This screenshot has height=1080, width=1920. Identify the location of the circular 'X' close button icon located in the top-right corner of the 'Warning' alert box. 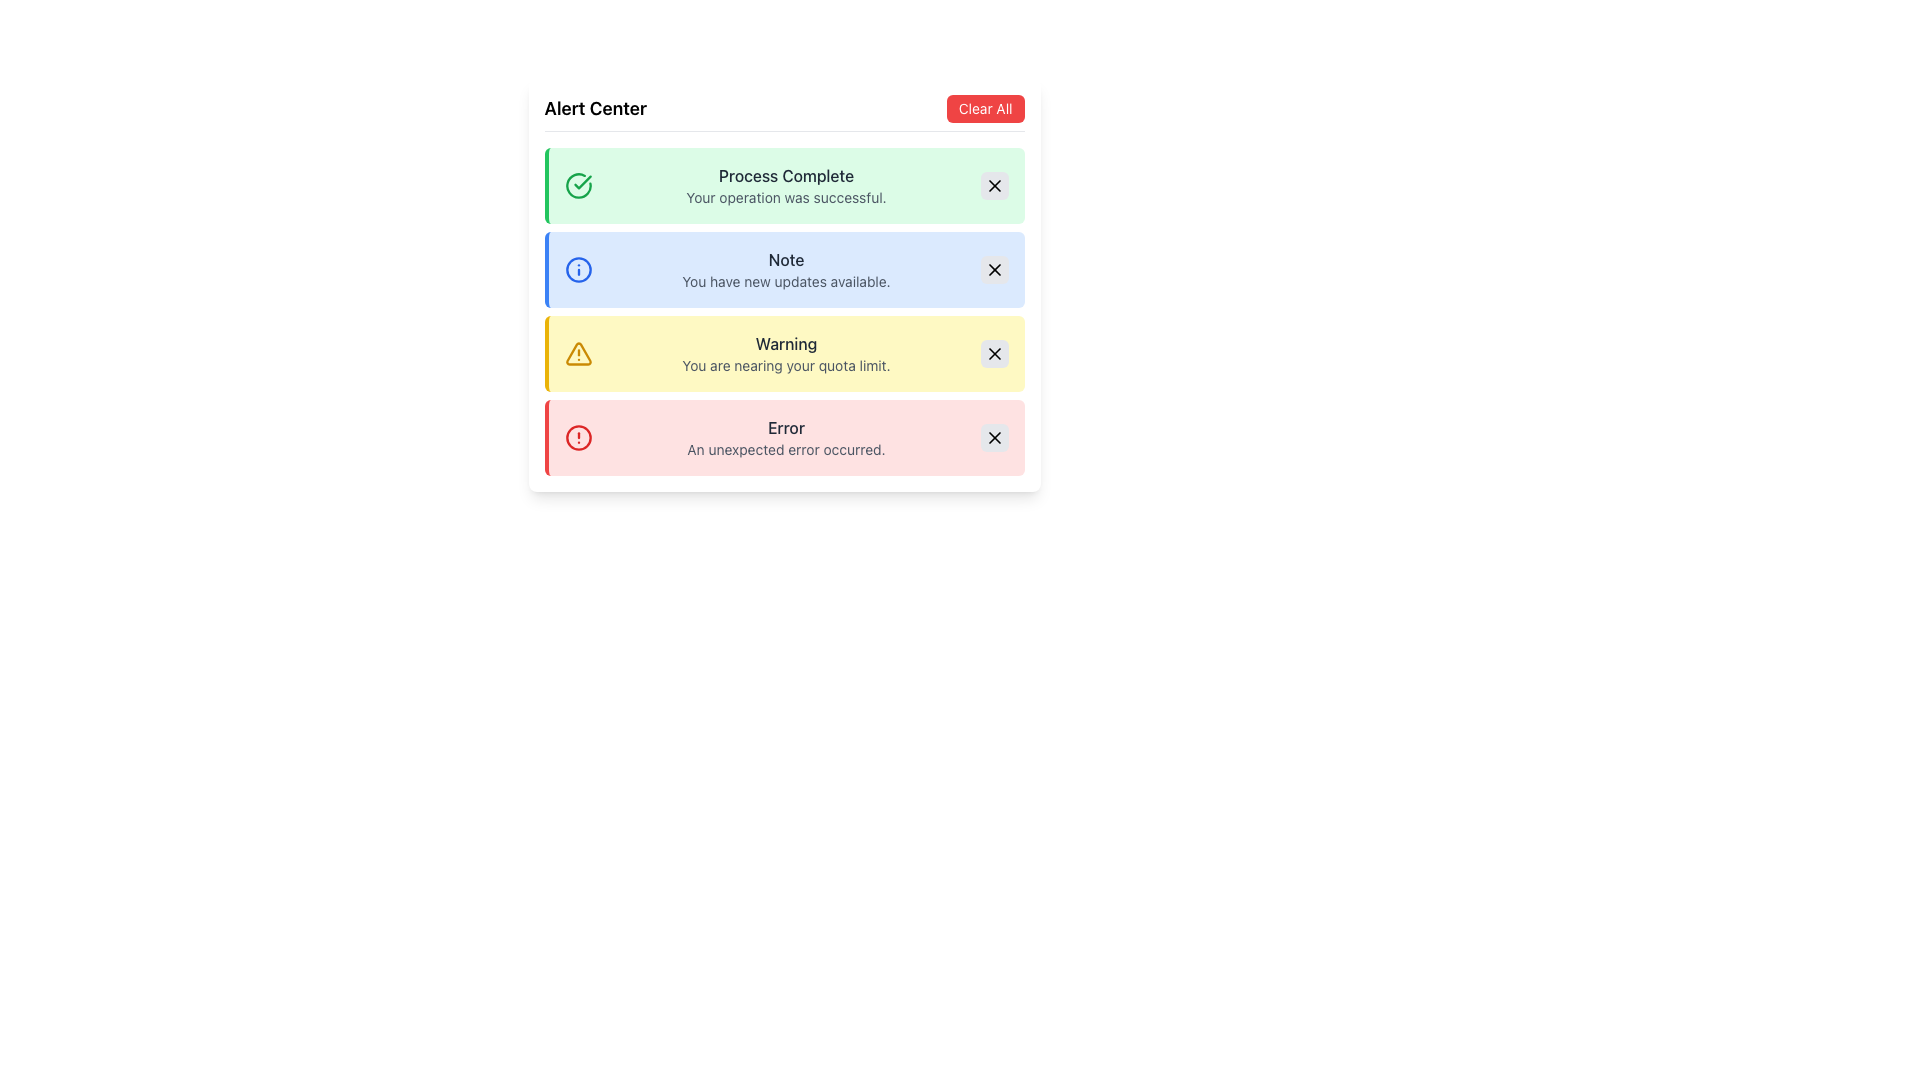
(994, 353).